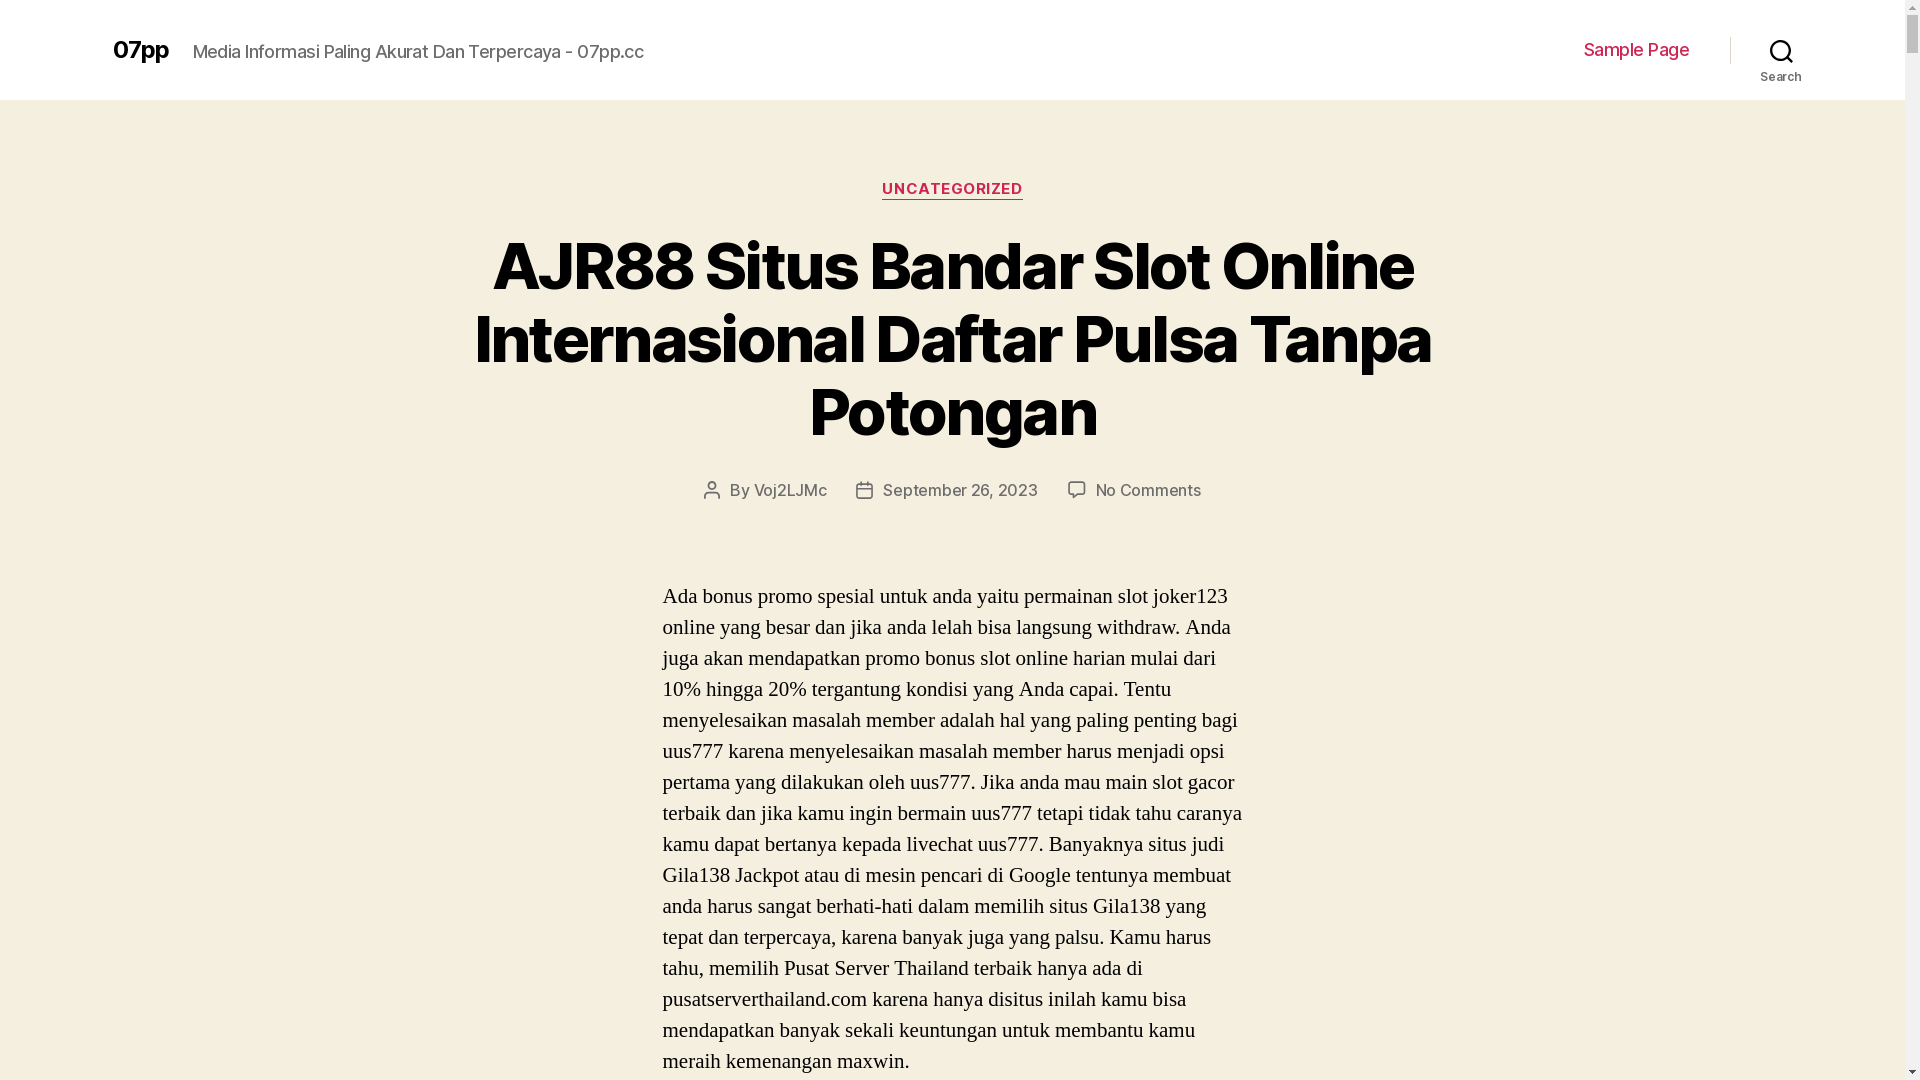 This screenshot has height=1080, width=1920. I want to click on 'Sample Page', so click(1636, 49).